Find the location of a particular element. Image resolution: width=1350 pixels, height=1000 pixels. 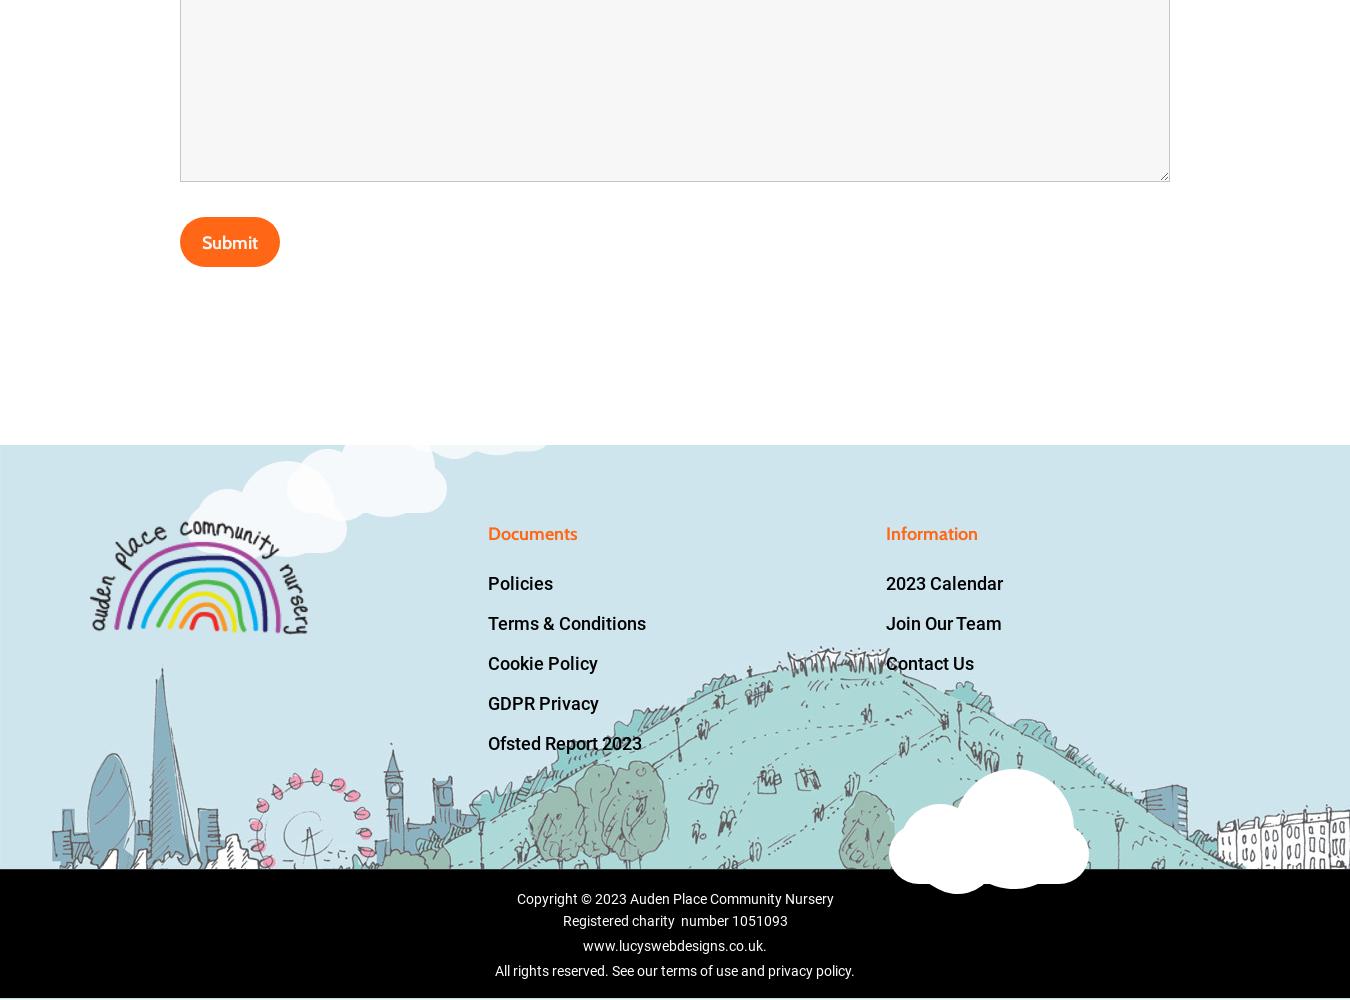

'www.lucyswebdesigns.co.uk.' is located at coordinates (583, 945).